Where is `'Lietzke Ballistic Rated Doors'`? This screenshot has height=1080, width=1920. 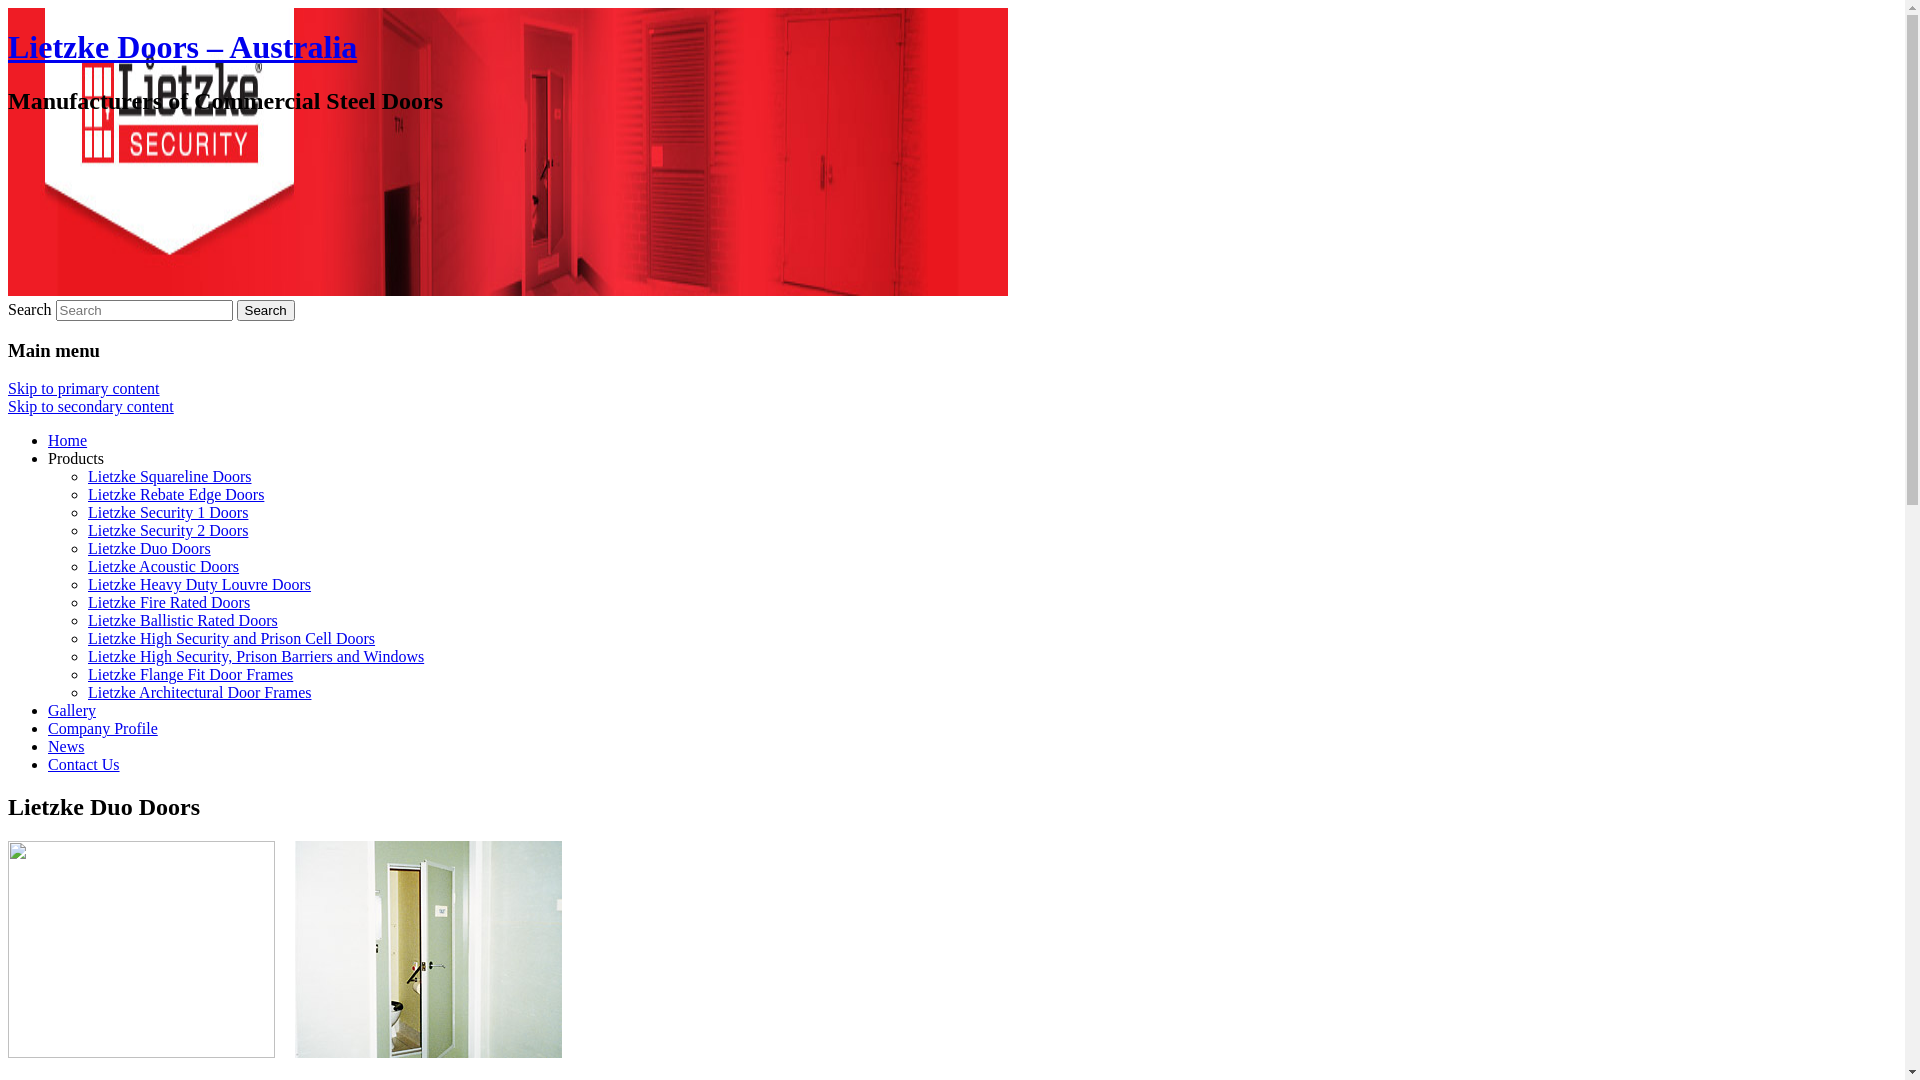
'Lietzke Ballistic Rated Doors' is located at coordinates (182, 619).